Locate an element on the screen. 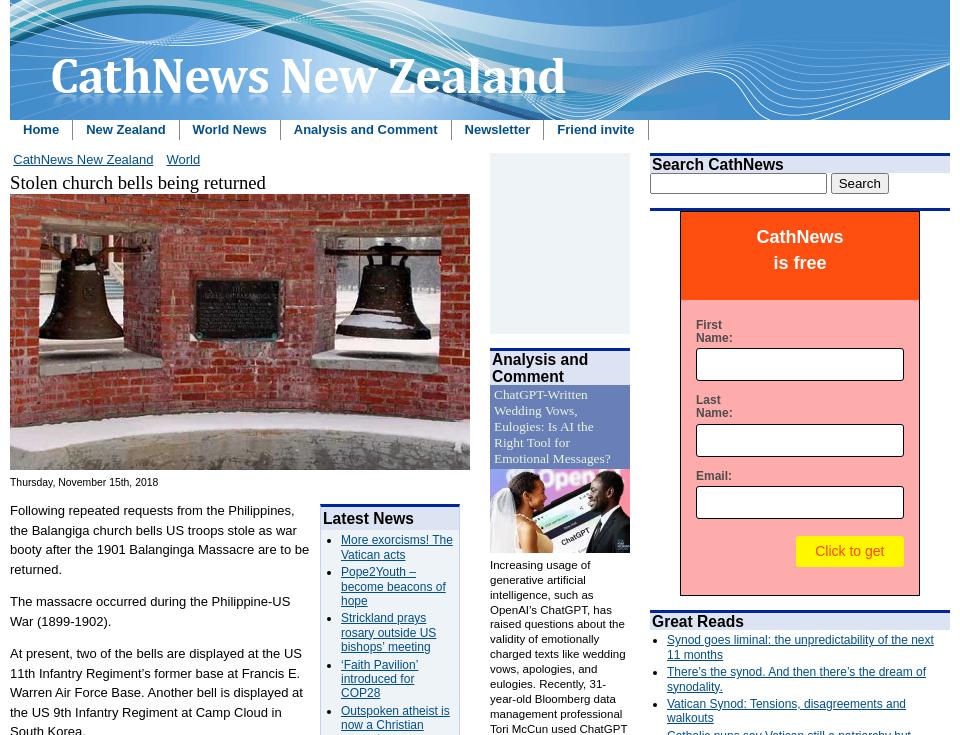 This screenshot has height=735, width=960. 'There’s the synod. And then there’s the dream of synodality.' is located at coordinates (796, 677).